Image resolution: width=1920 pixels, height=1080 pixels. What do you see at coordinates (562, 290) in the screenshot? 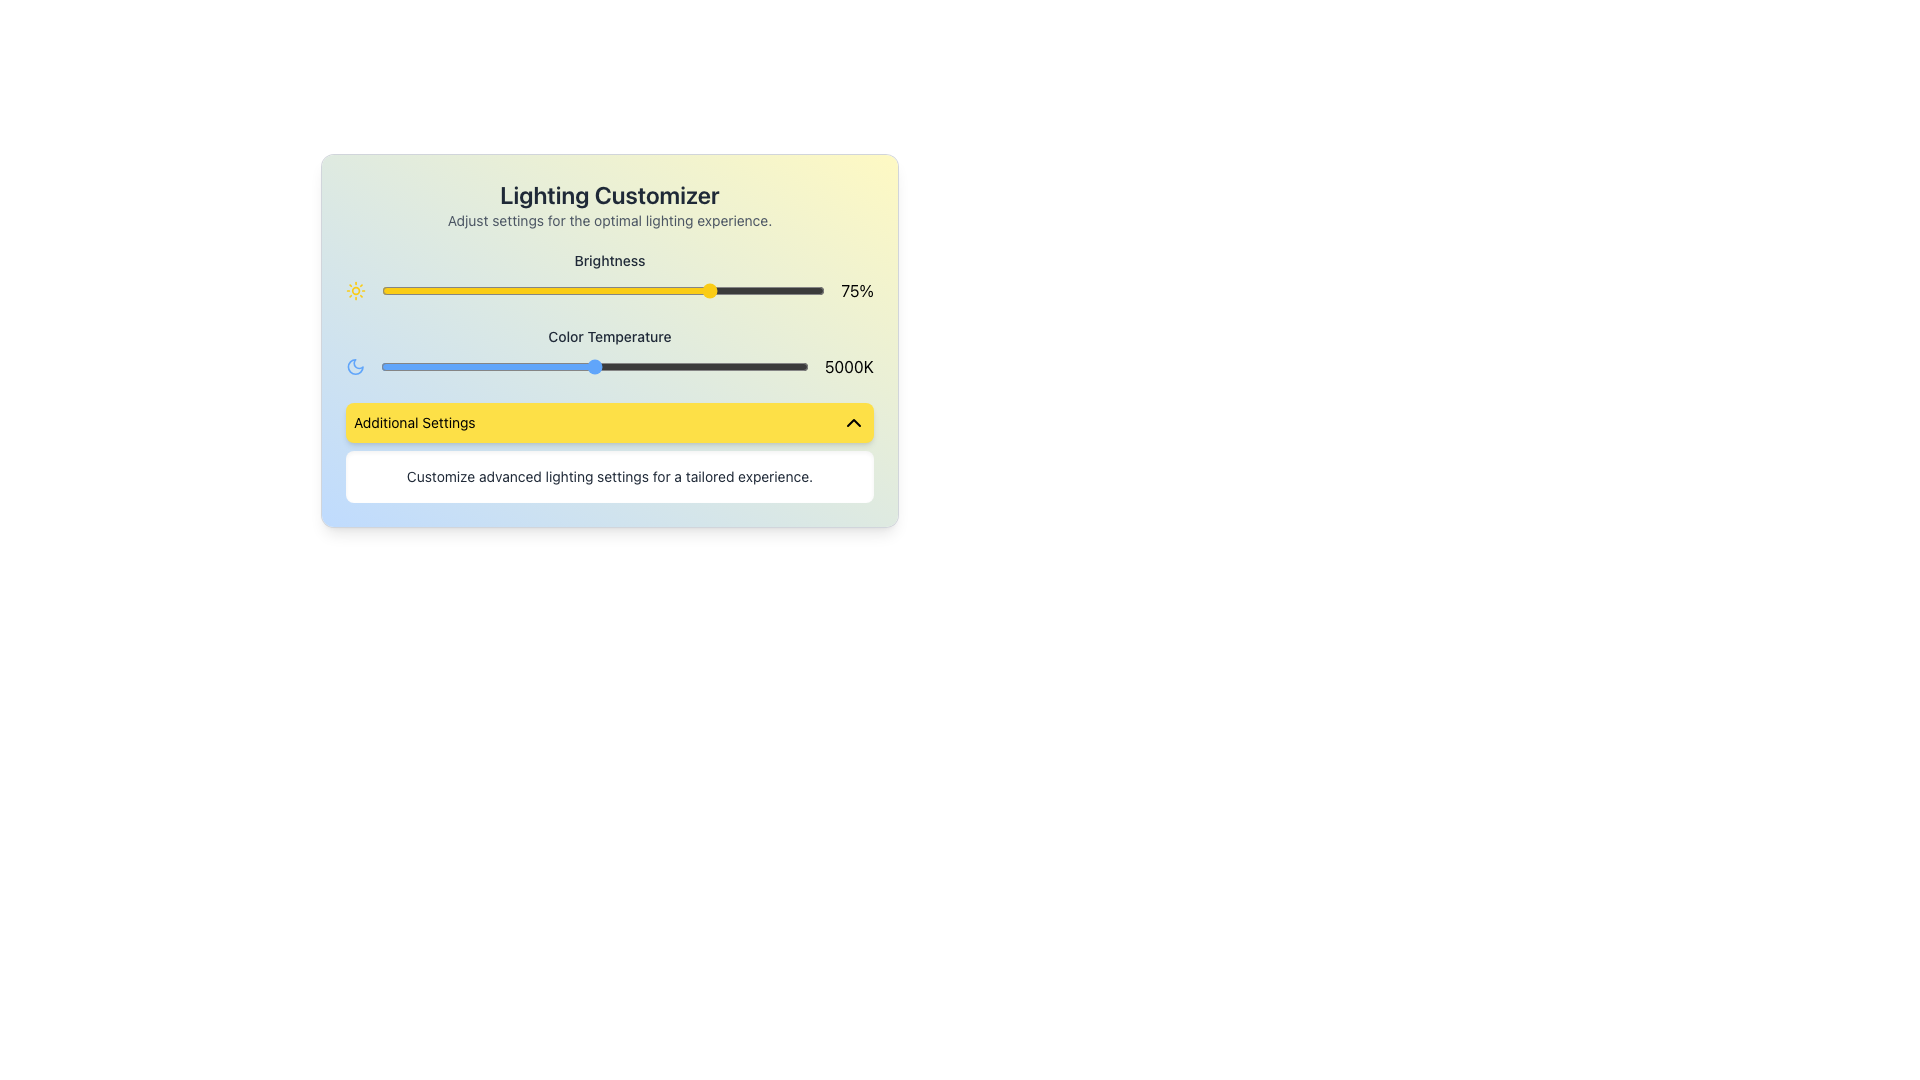
I see `the brightness level` at bounding box center [562, 290].